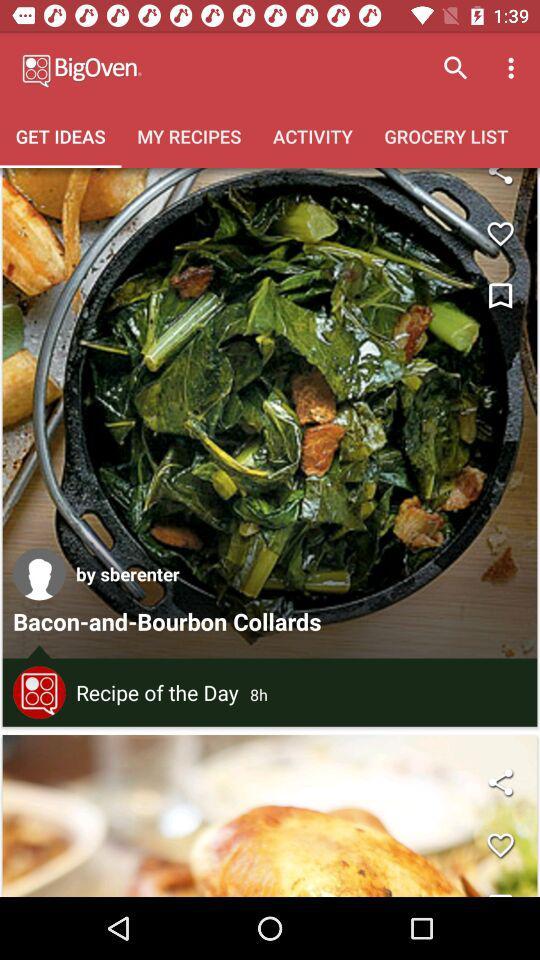 This screenshot has height=960, width=540. I want to click on love reaction, so click(499, 234).